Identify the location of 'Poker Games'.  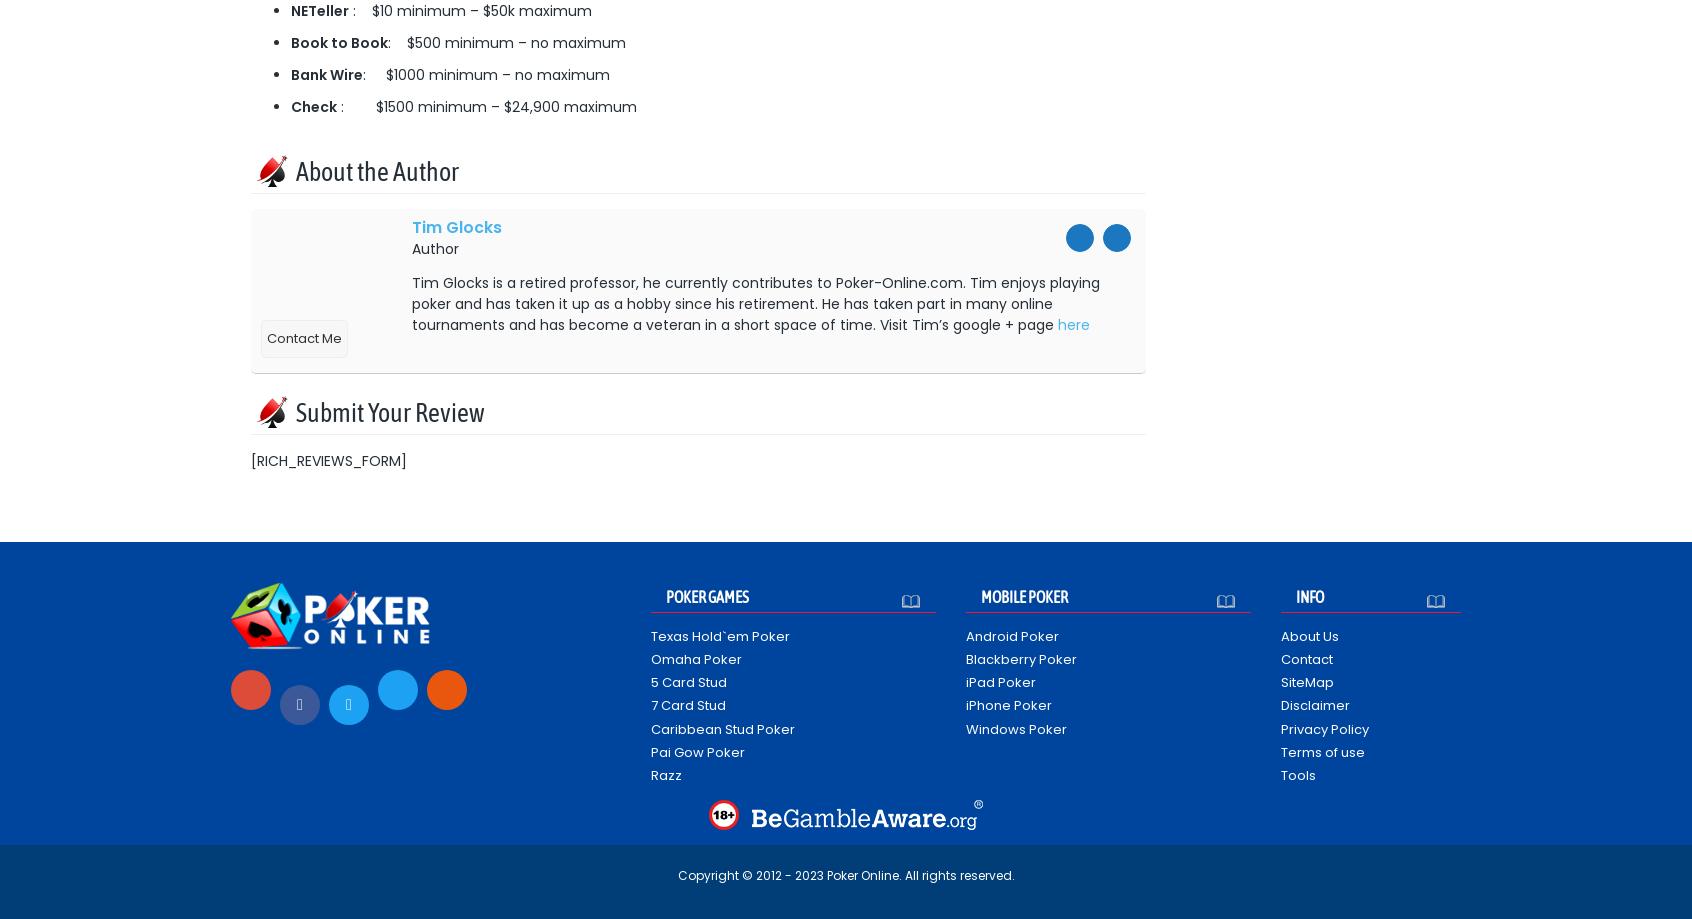
(706, 595).